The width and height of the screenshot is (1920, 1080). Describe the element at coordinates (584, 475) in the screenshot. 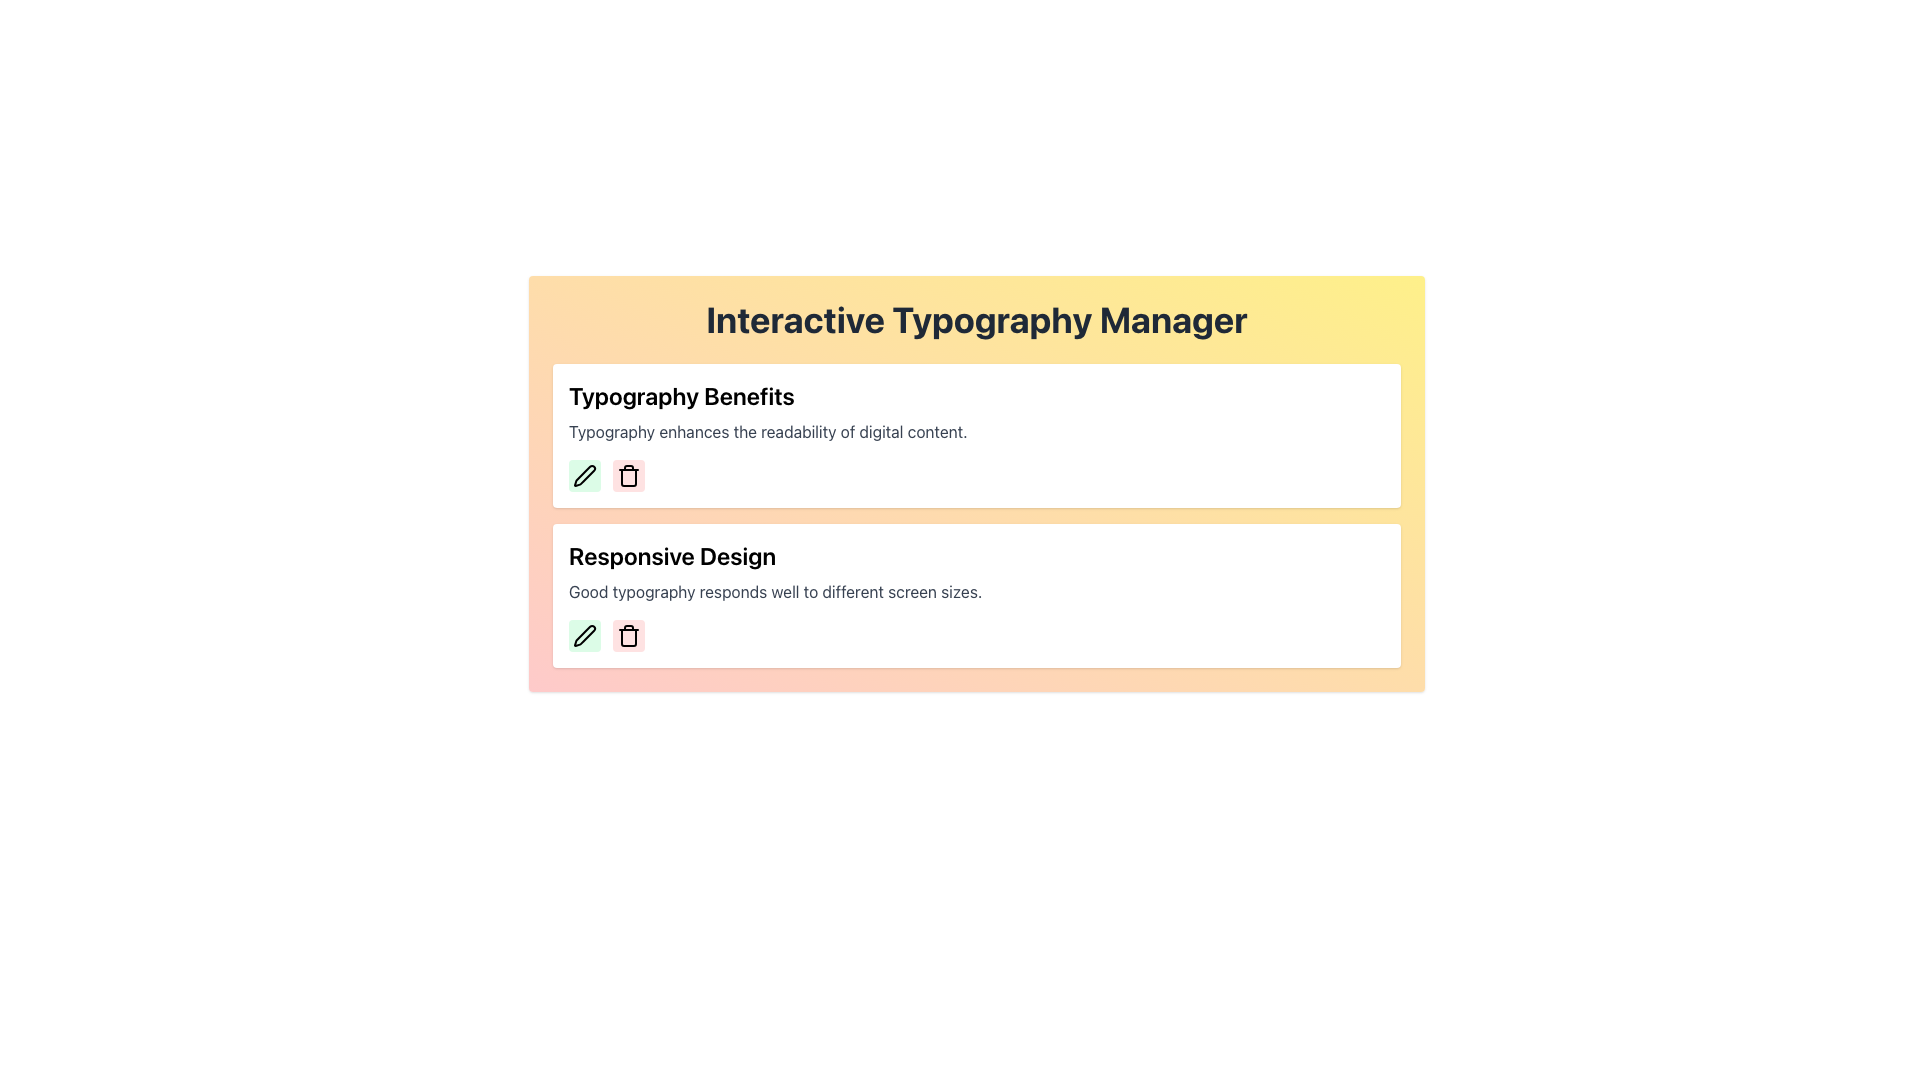

I see `the edit button located at the leftmost position inside the horizontal group of buttons below the 'Responsive Design' card` at that location.